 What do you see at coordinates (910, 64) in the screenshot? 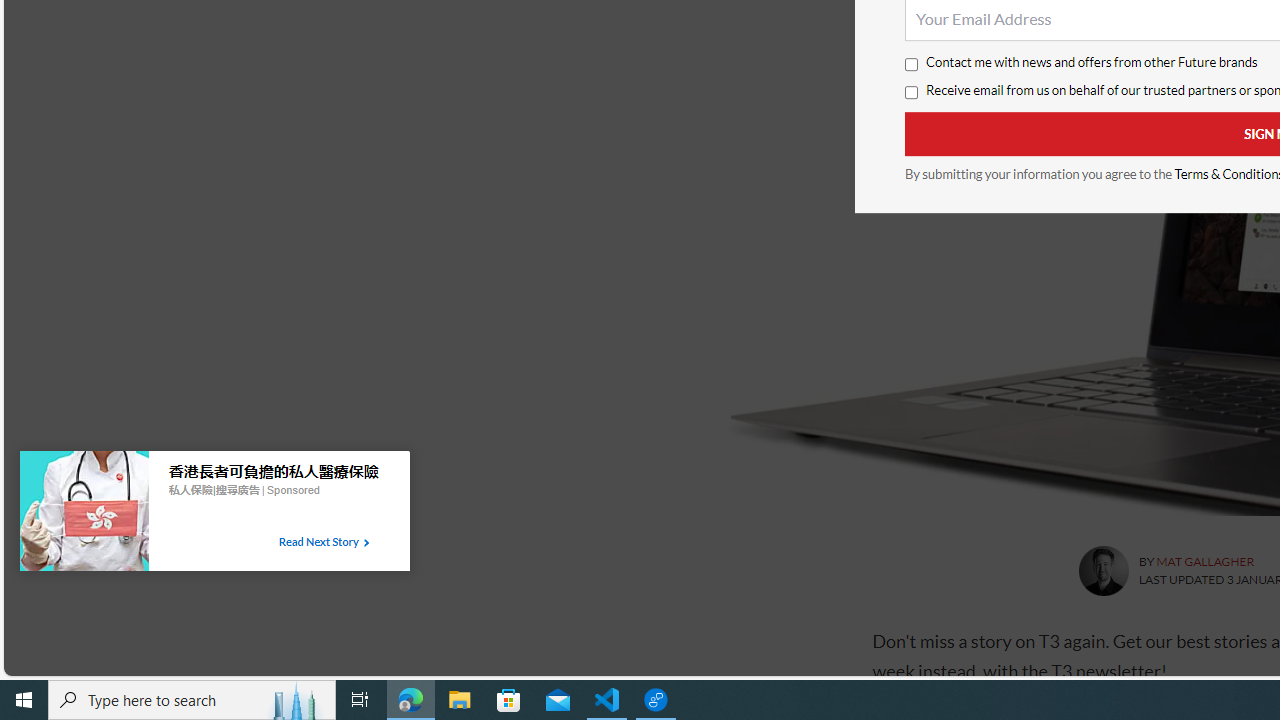
I see `'Contact me with news and offers from other Future brands'` at bounding box center [910, 64].